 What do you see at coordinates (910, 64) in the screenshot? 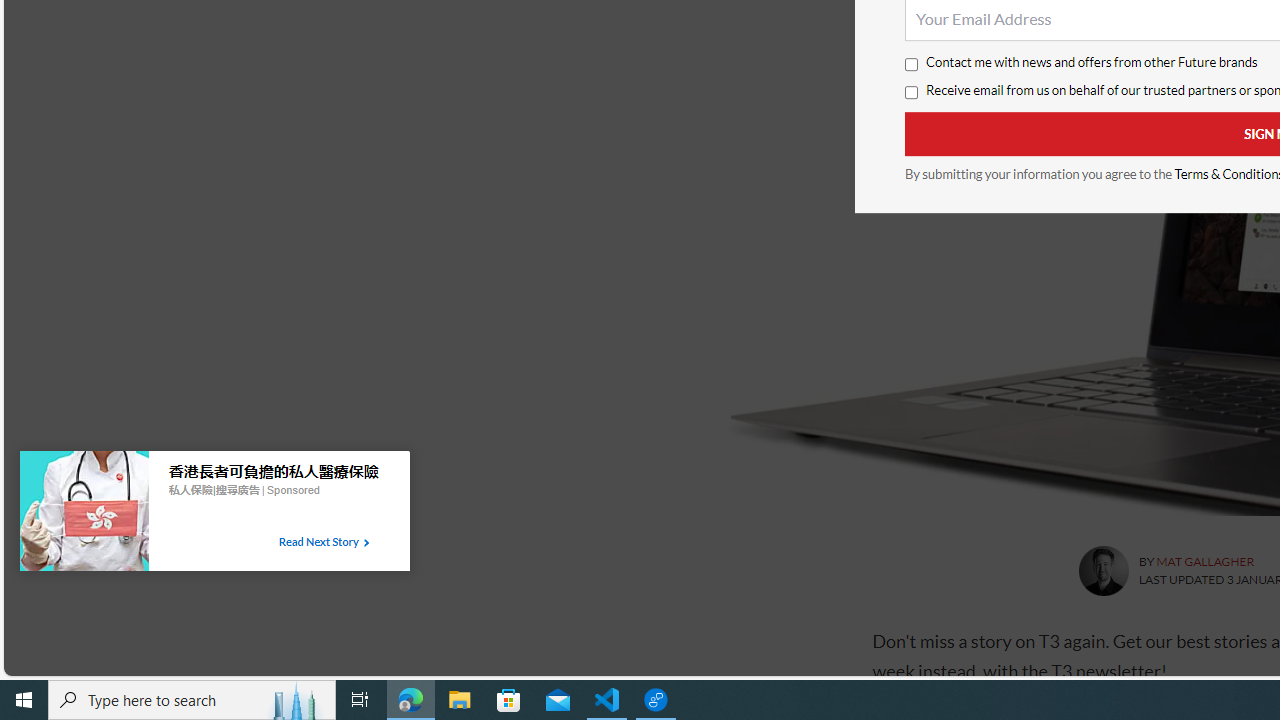
I see `'Contact me with news and offers from other Future brands'` at bounding box center [910, 64].